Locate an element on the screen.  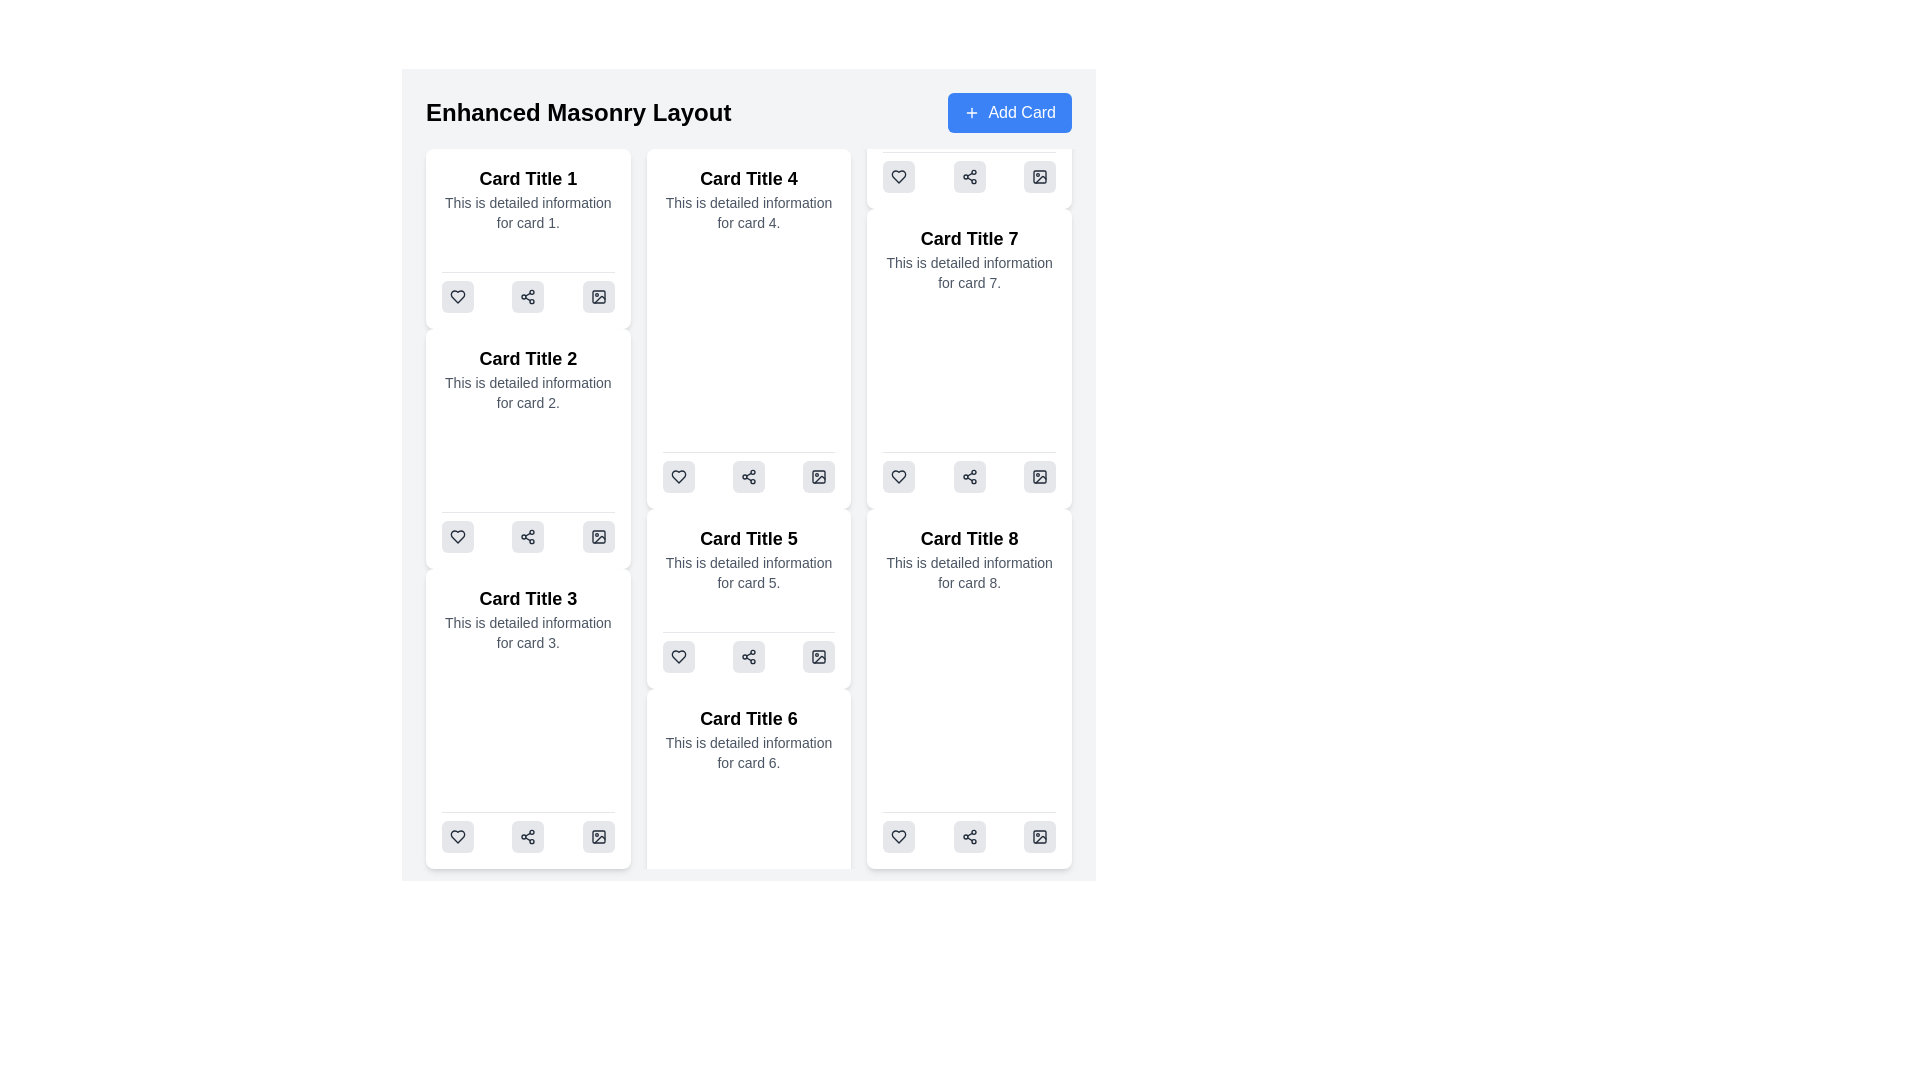
the share button located in the third column, eighth card of the layout to initiate a share action is located at coordinates (969, 837).